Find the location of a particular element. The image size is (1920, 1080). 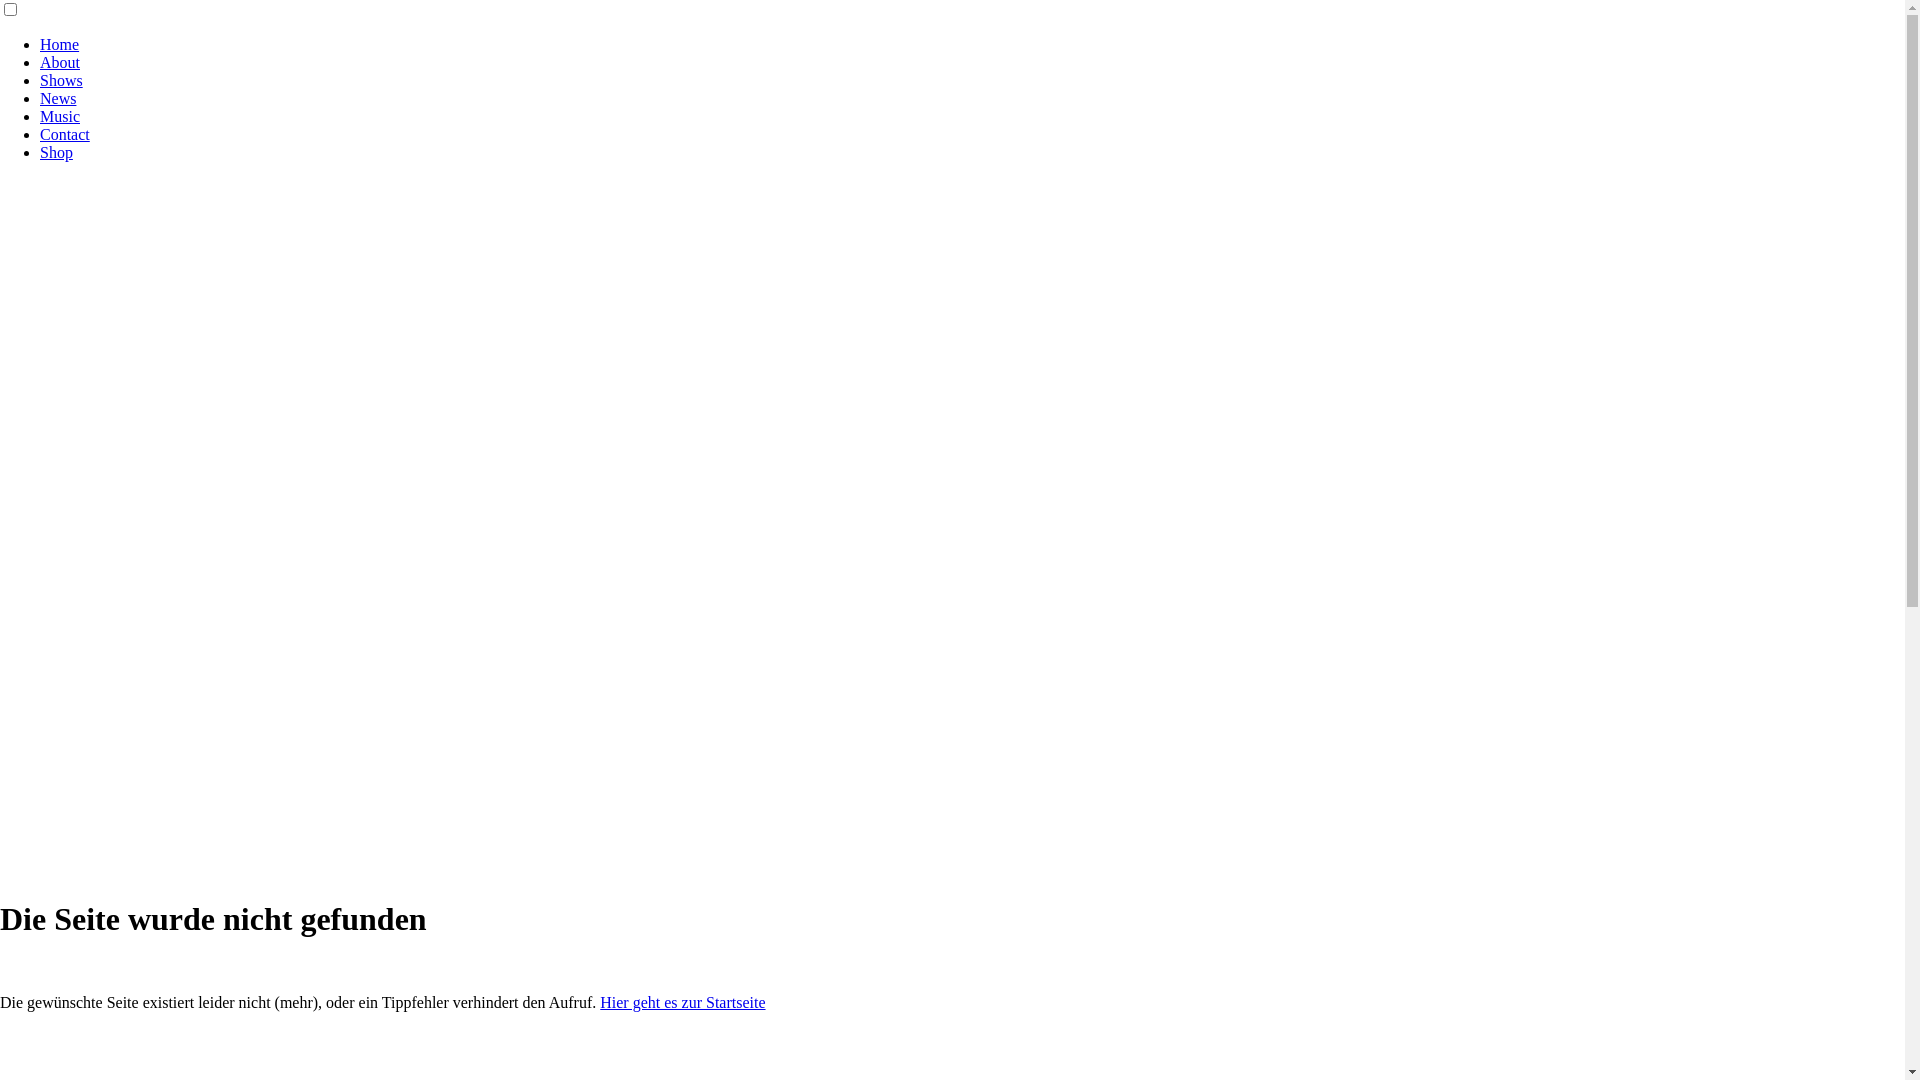

'Contact' is located at coordinates (65, 134).